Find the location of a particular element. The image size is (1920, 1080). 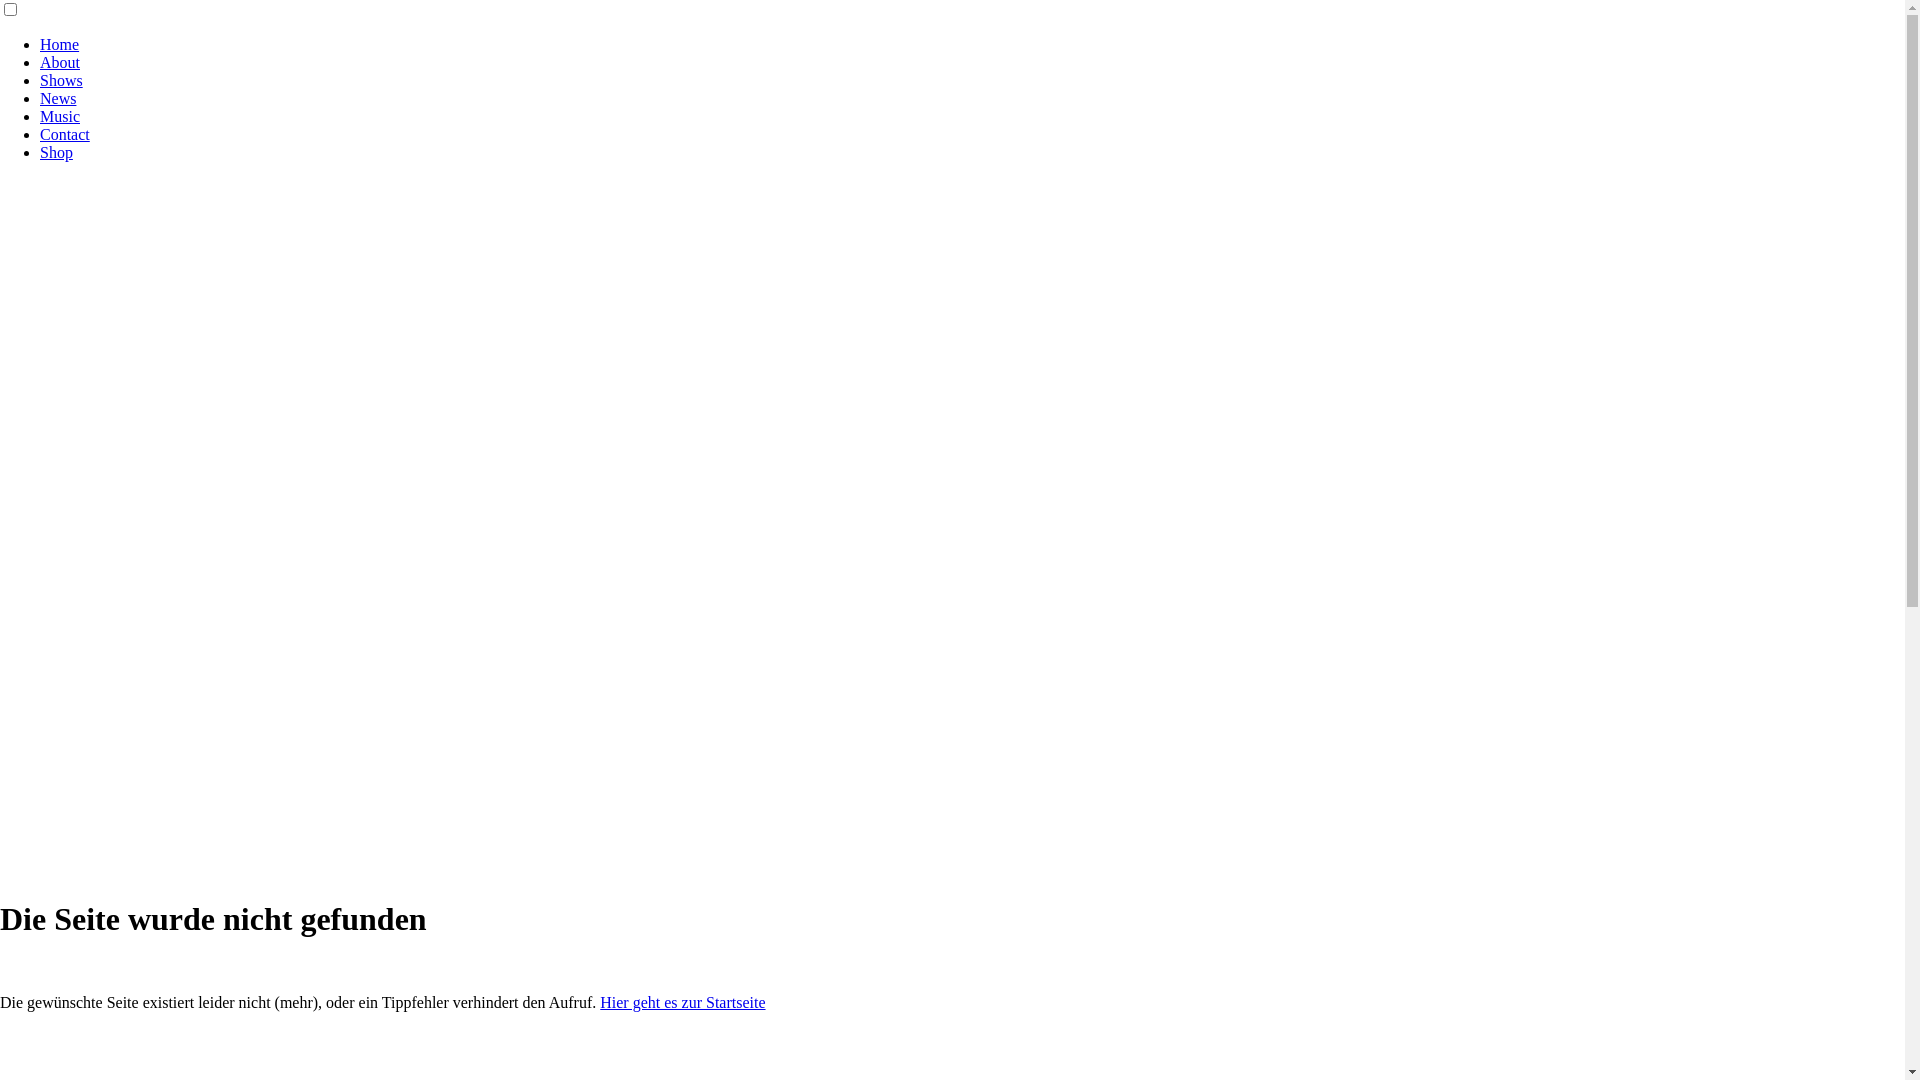

'Contact' is located at coordinates (65, 134).